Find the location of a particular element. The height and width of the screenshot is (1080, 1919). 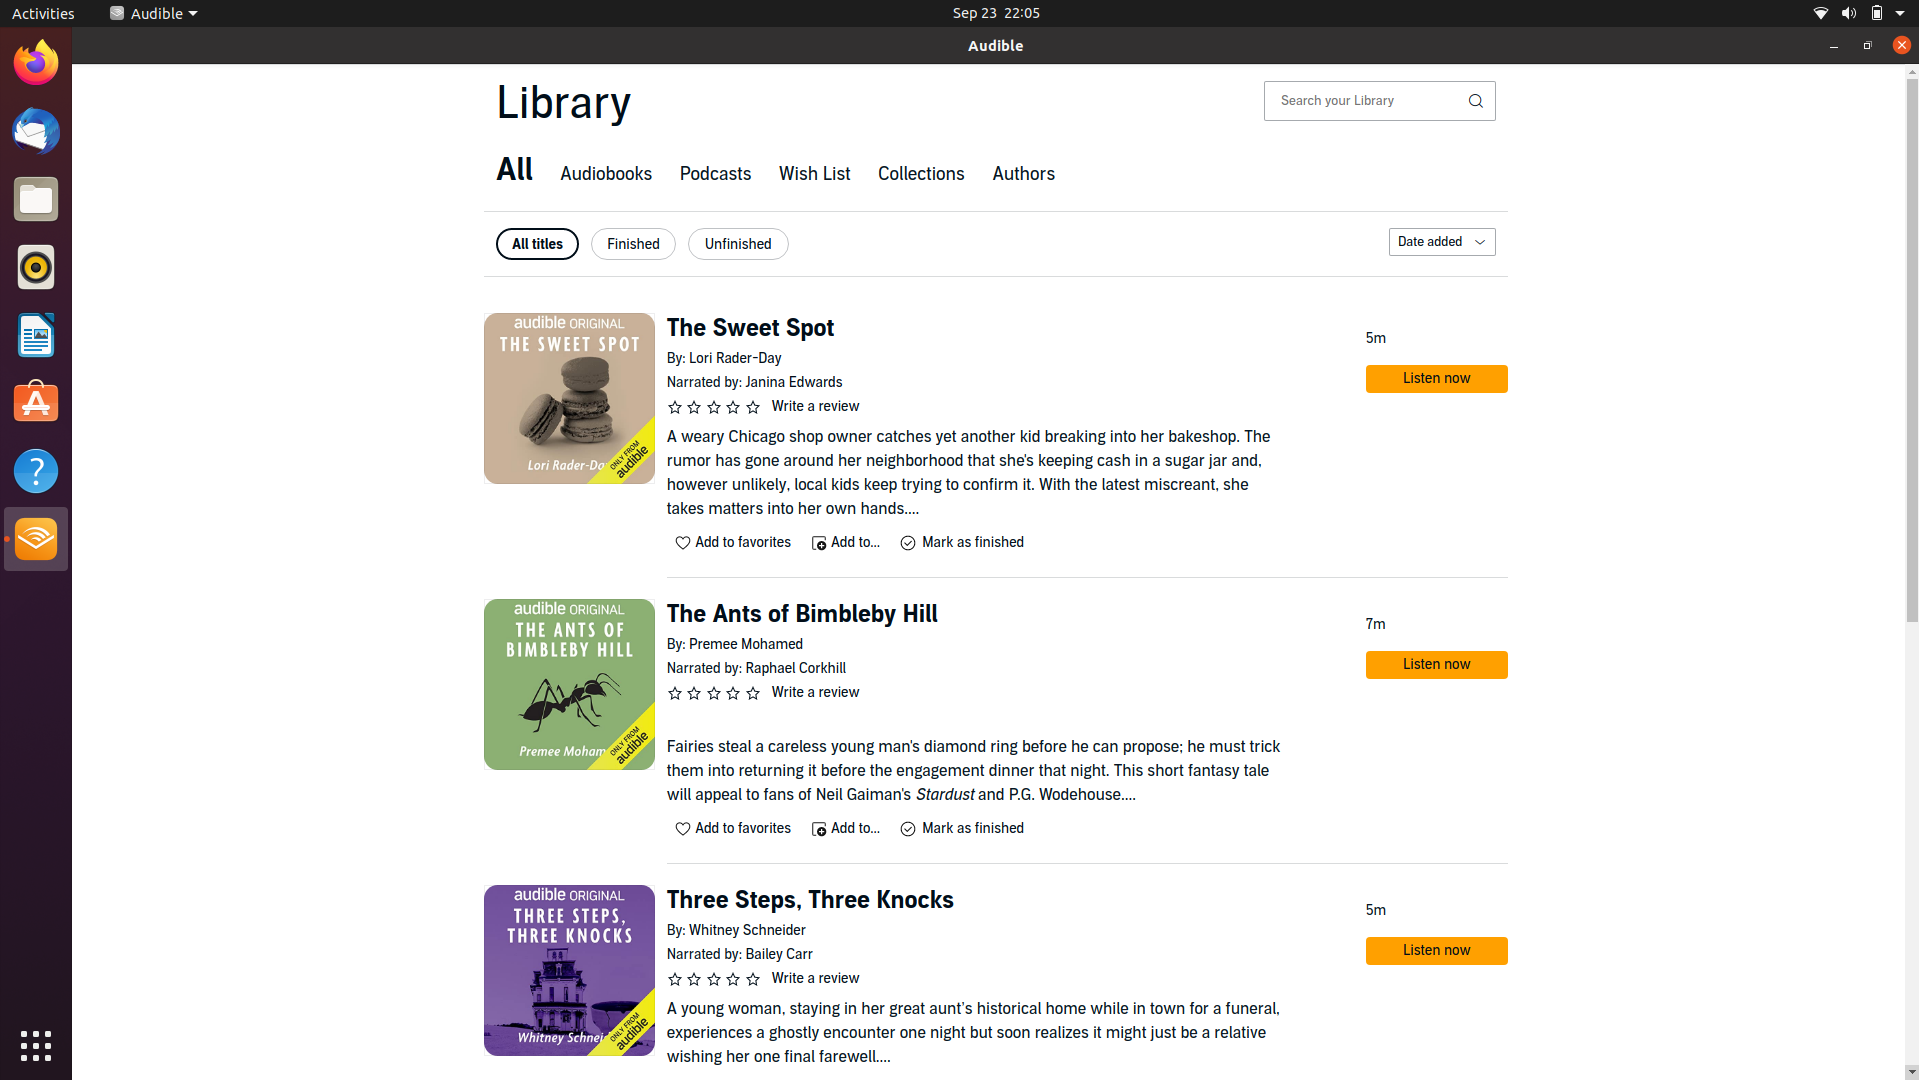

Extend current viewing window to its maximum dimension is located at coordinates (1865, 45).